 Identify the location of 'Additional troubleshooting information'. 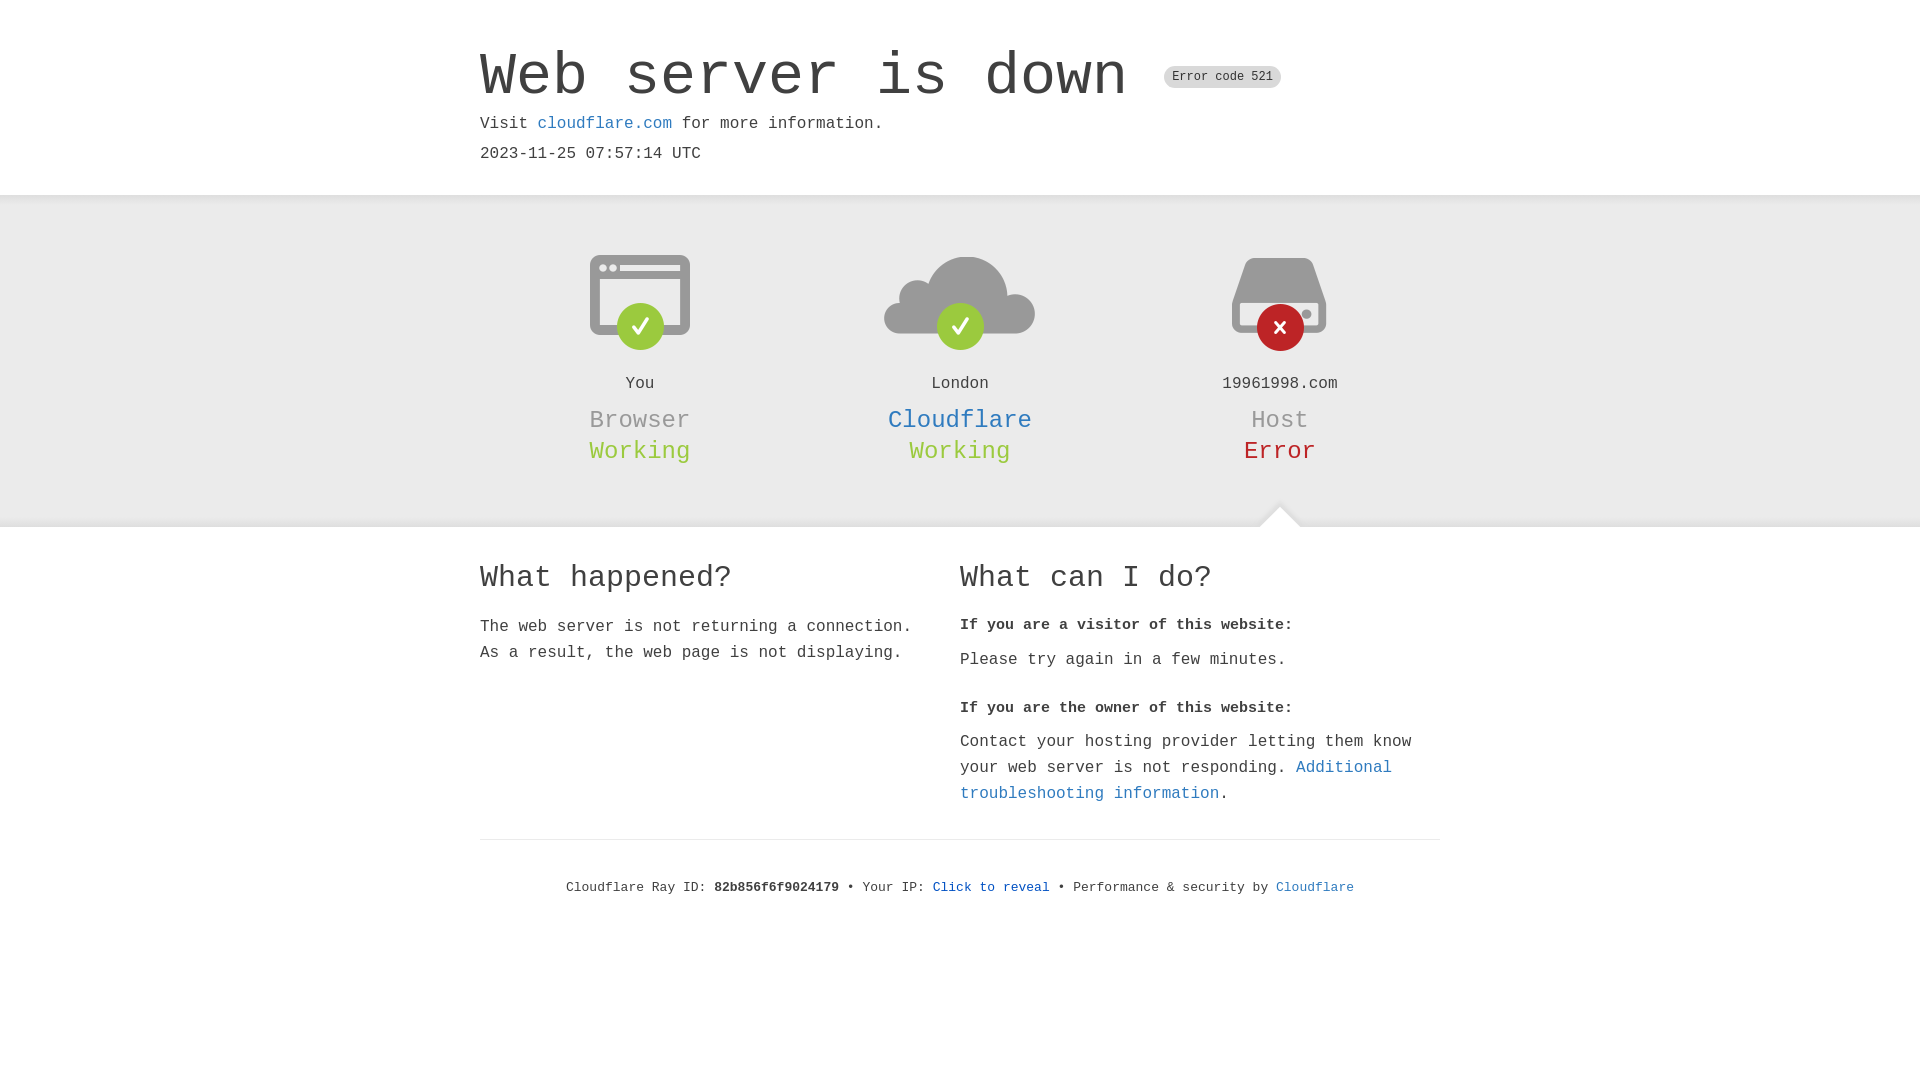
(1176, 779).